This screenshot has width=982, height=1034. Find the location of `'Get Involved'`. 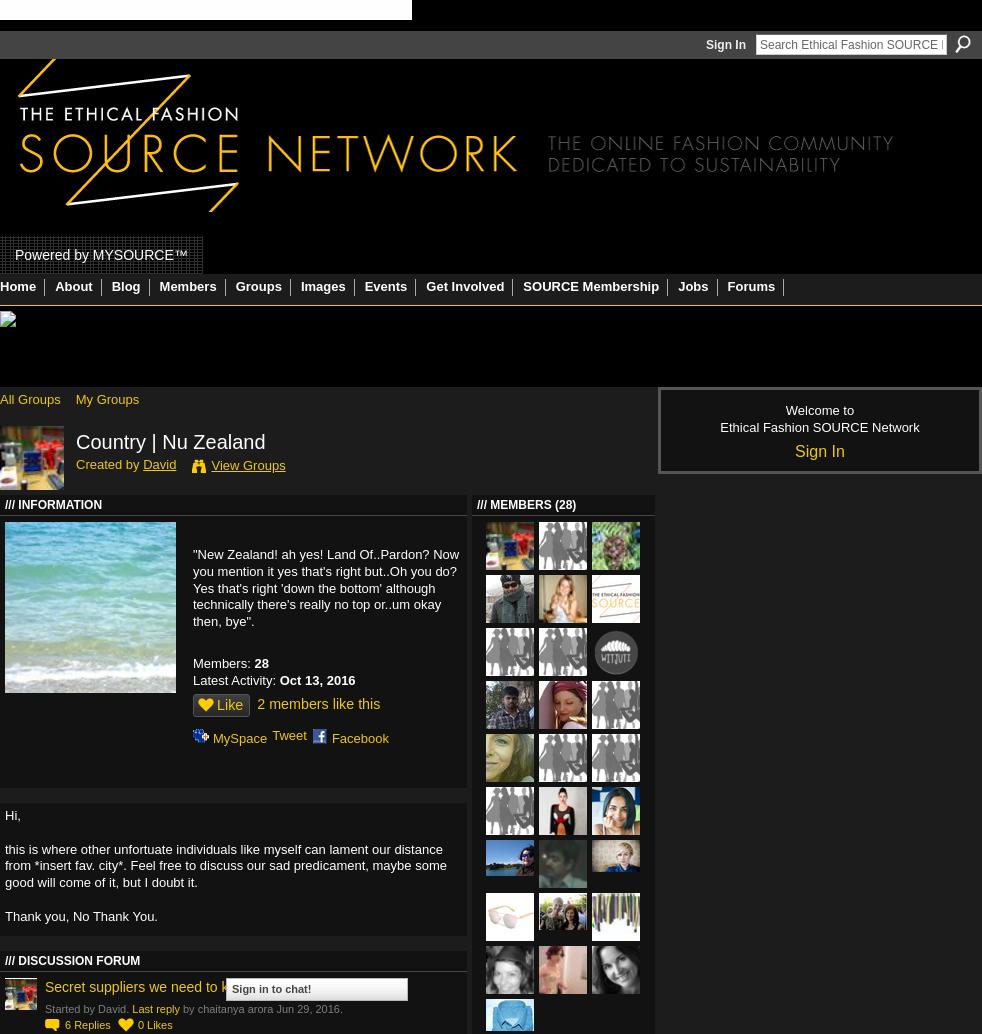

'Get Involved' is located at coordinates (425, 285).